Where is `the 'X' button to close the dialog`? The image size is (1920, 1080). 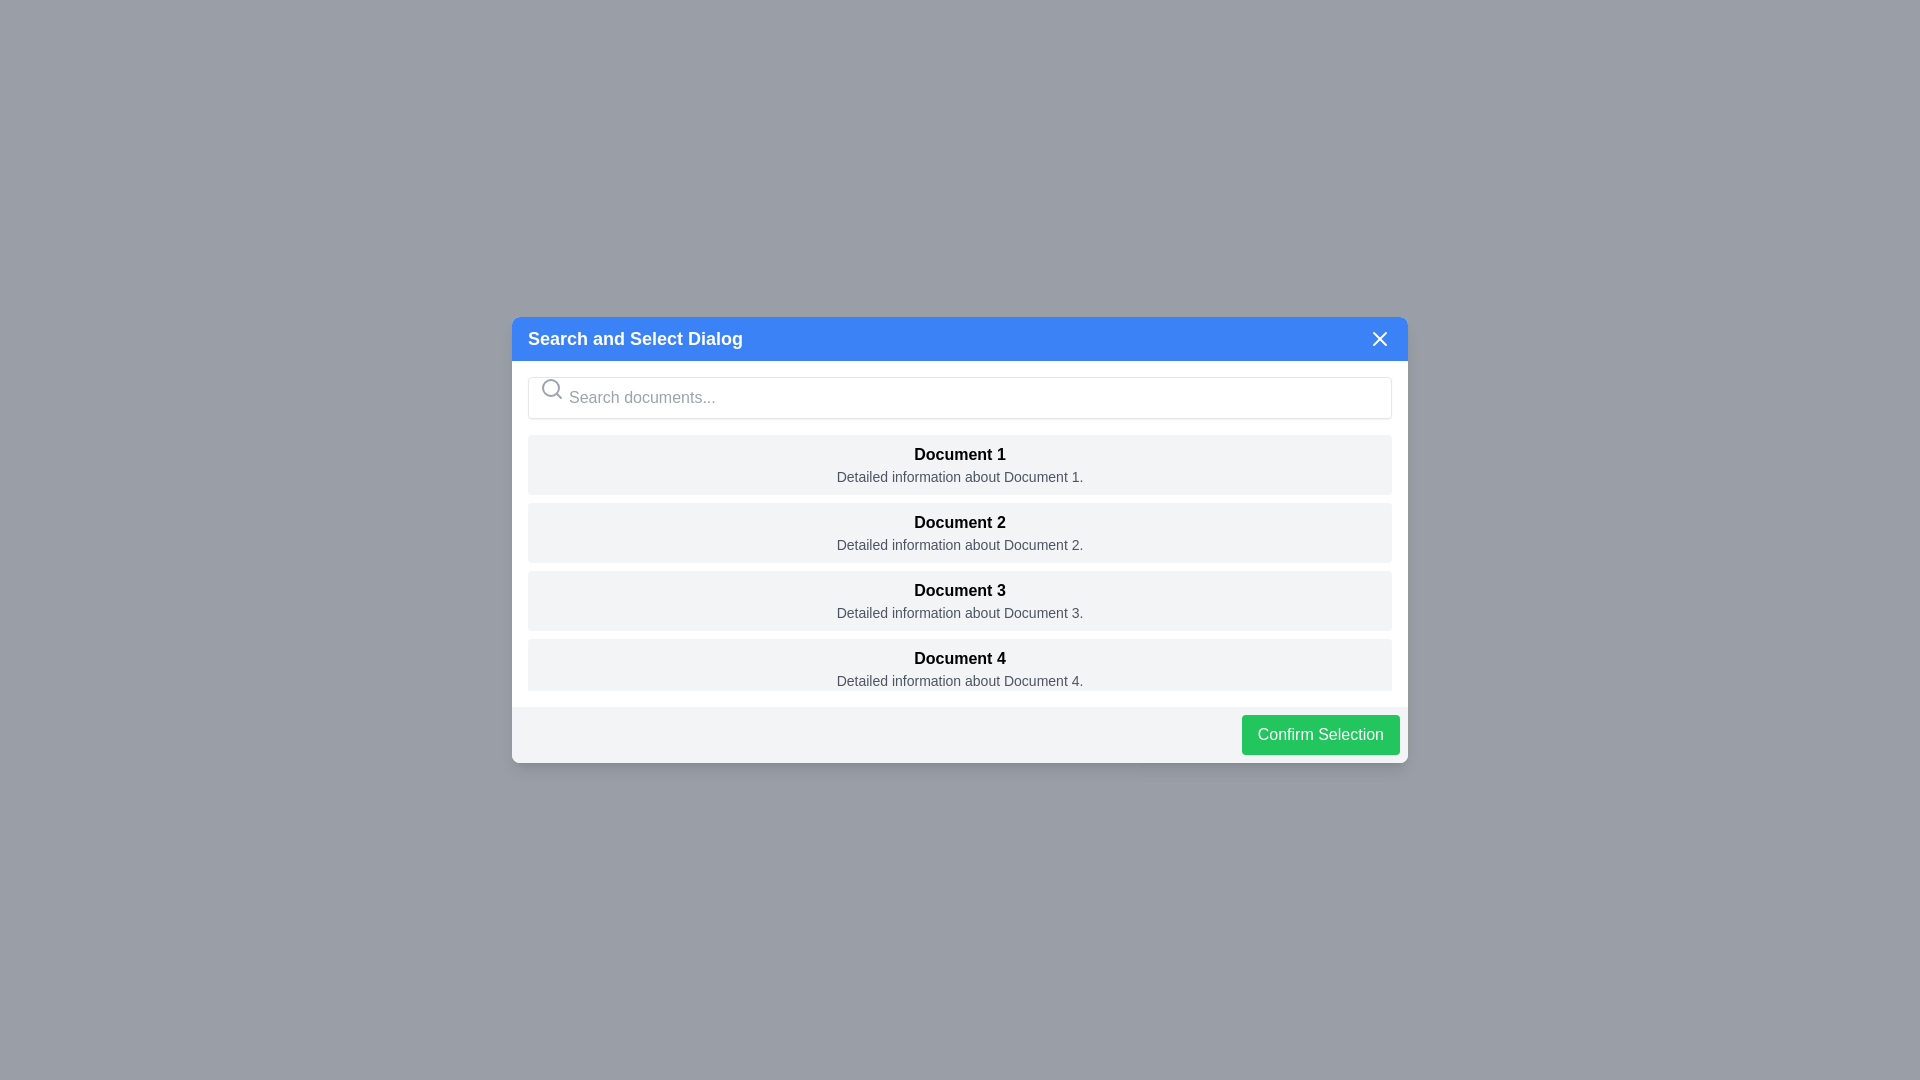 the 'X' button to close the dialog is located at coordinates (1379, 338).